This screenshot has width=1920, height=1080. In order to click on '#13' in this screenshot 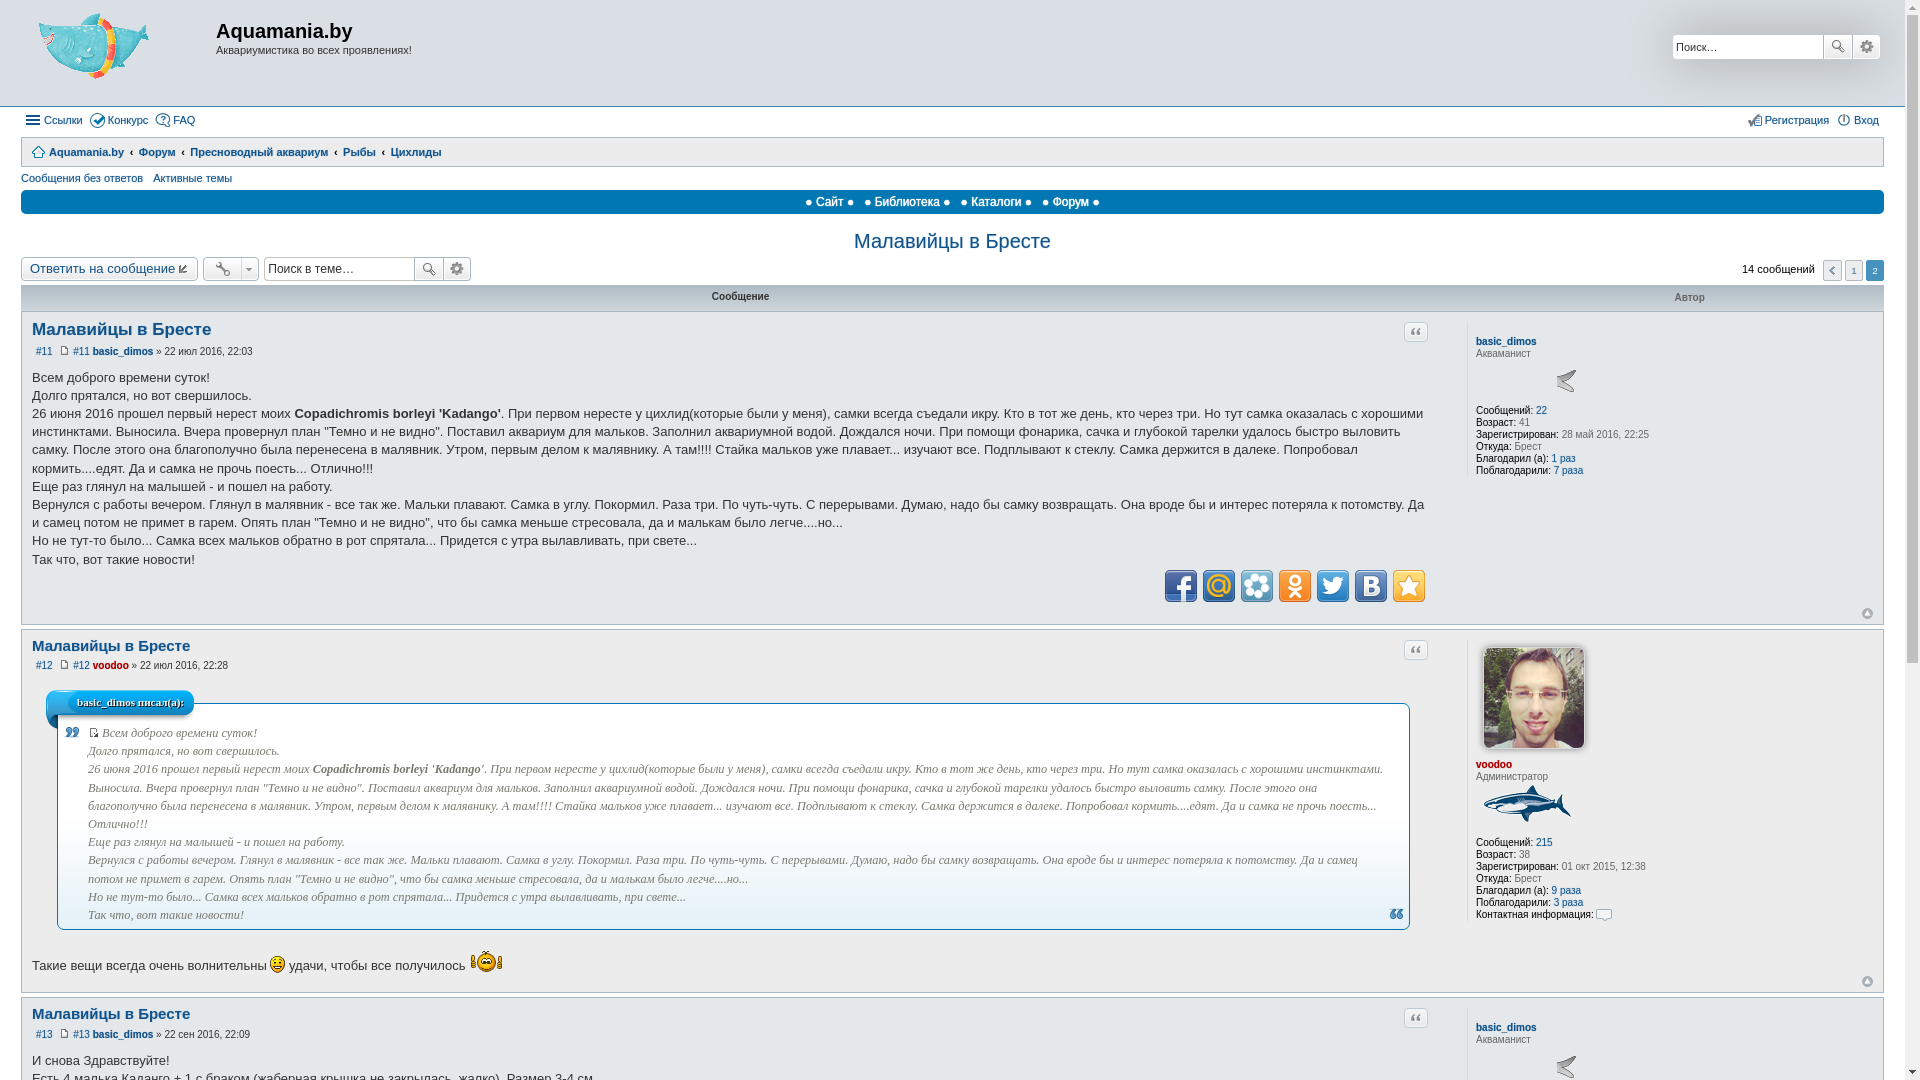, I will do `click(44, 1034)`.